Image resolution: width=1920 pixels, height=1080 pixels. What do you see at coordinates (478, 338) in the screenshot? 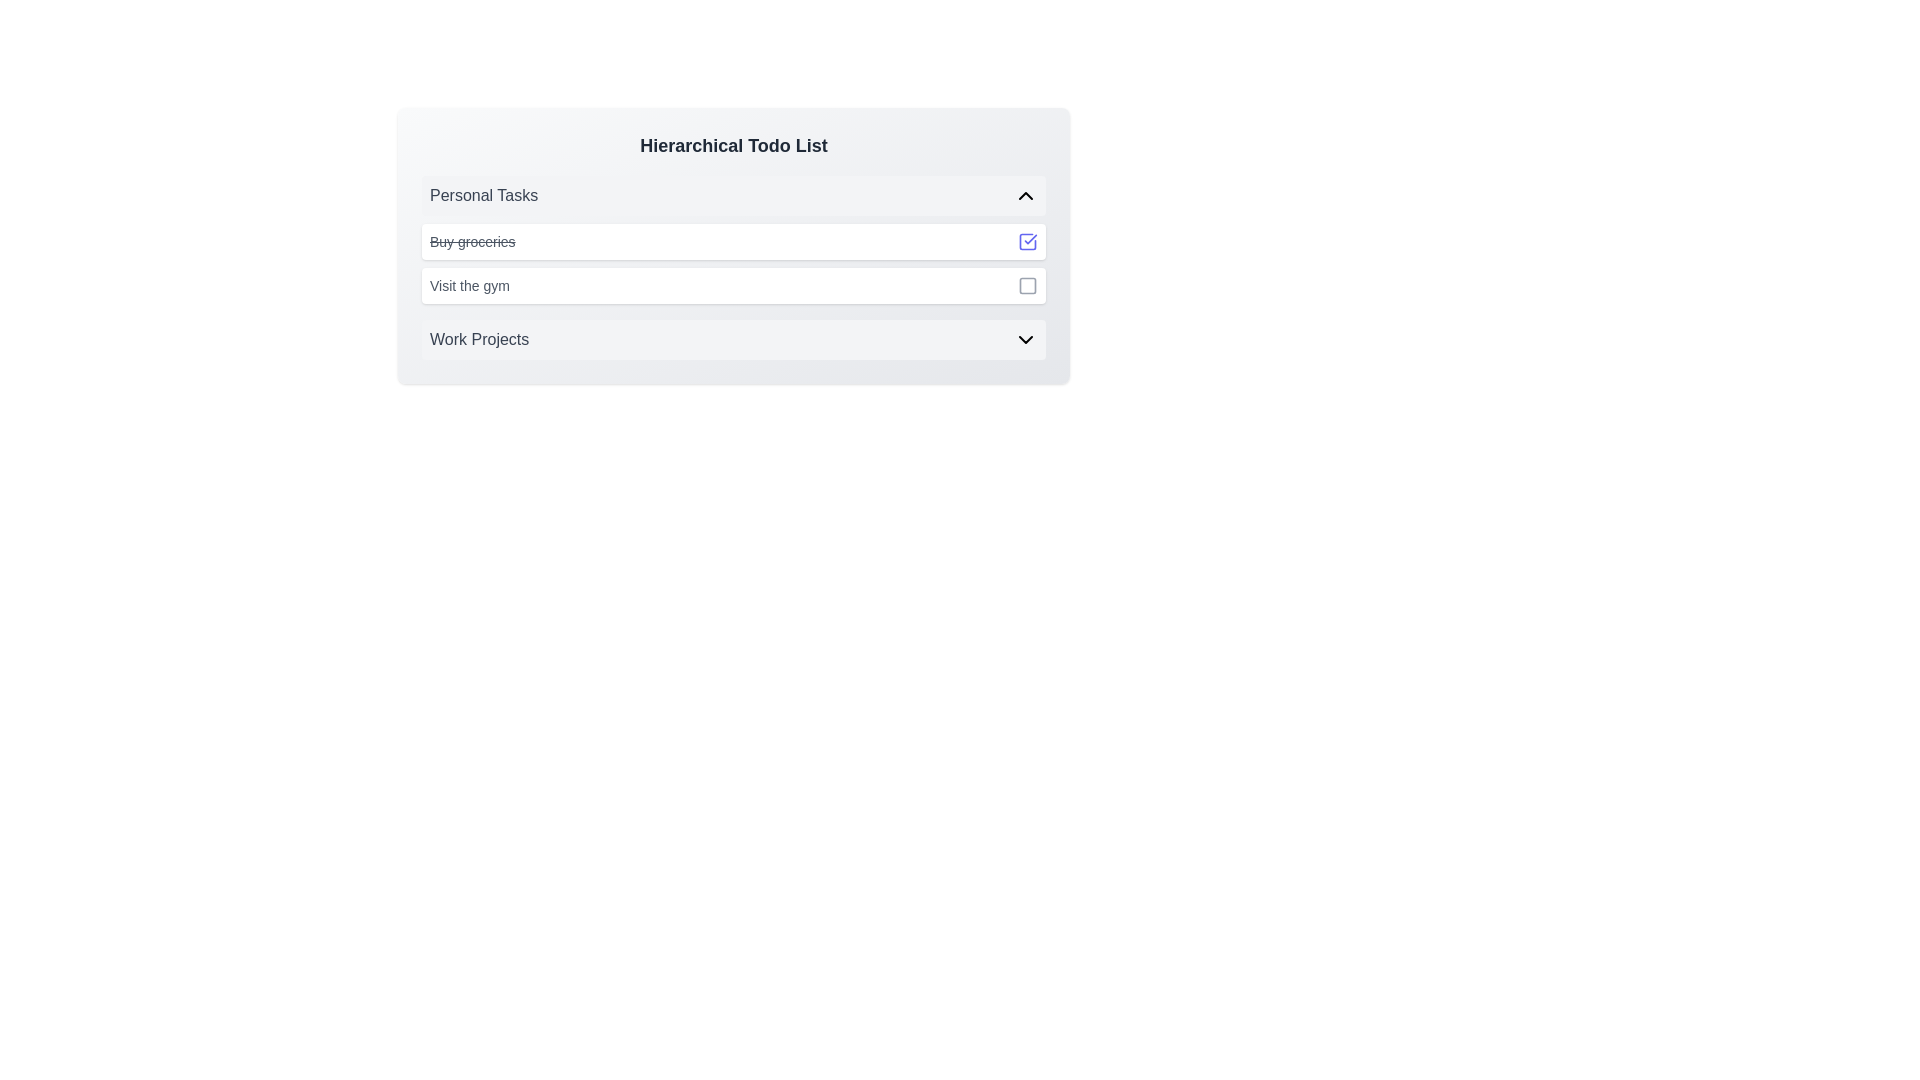
I see `the 'Work Projects' text label, which categorizes a group of tasks within the 'Hierarchical Todo List' section, located just below 'Personal Tasks'` at bounding box center [478, 338].